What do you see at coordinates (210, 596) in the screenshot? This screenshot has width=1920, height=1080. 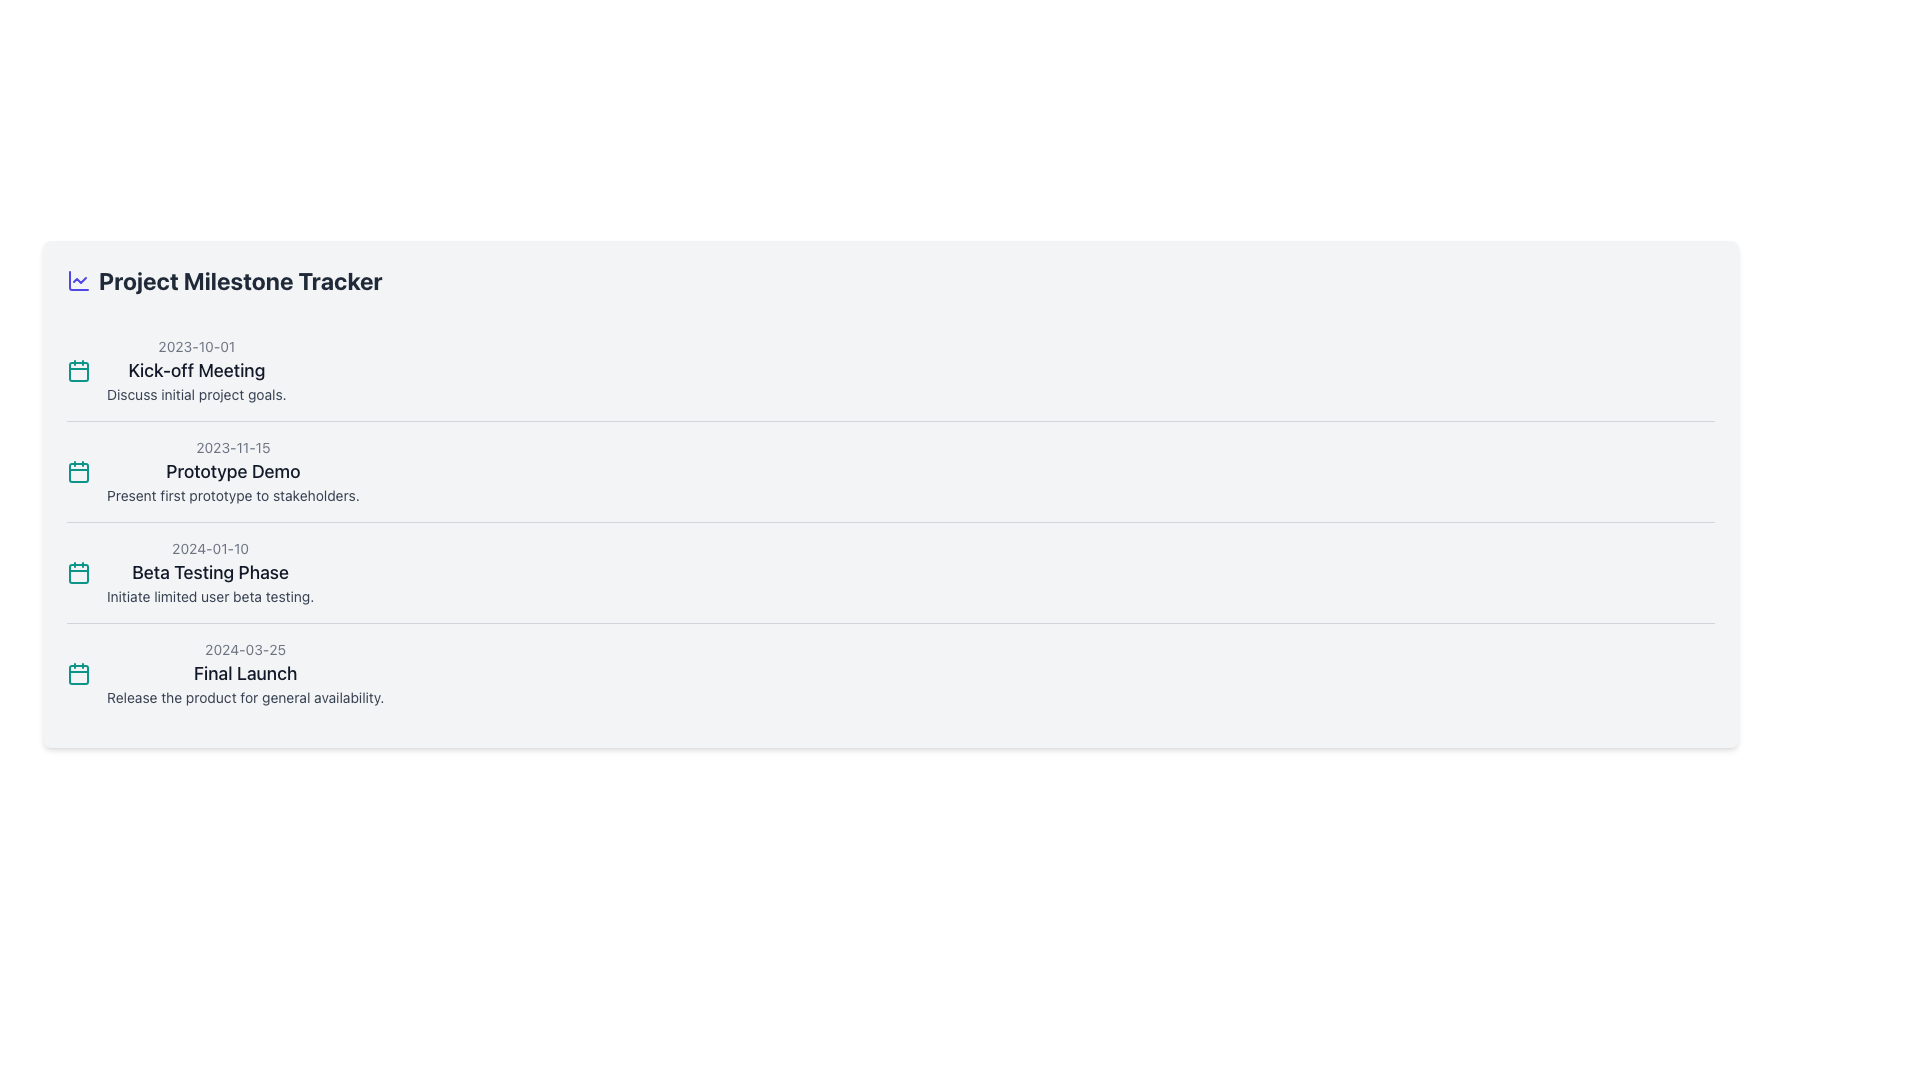 I see `the interactive text label providing information about the milestone '2024-01-10 Beta Testing Phase', which is positioned below the heading and above the next milestone` at bounding box center [210, 596].